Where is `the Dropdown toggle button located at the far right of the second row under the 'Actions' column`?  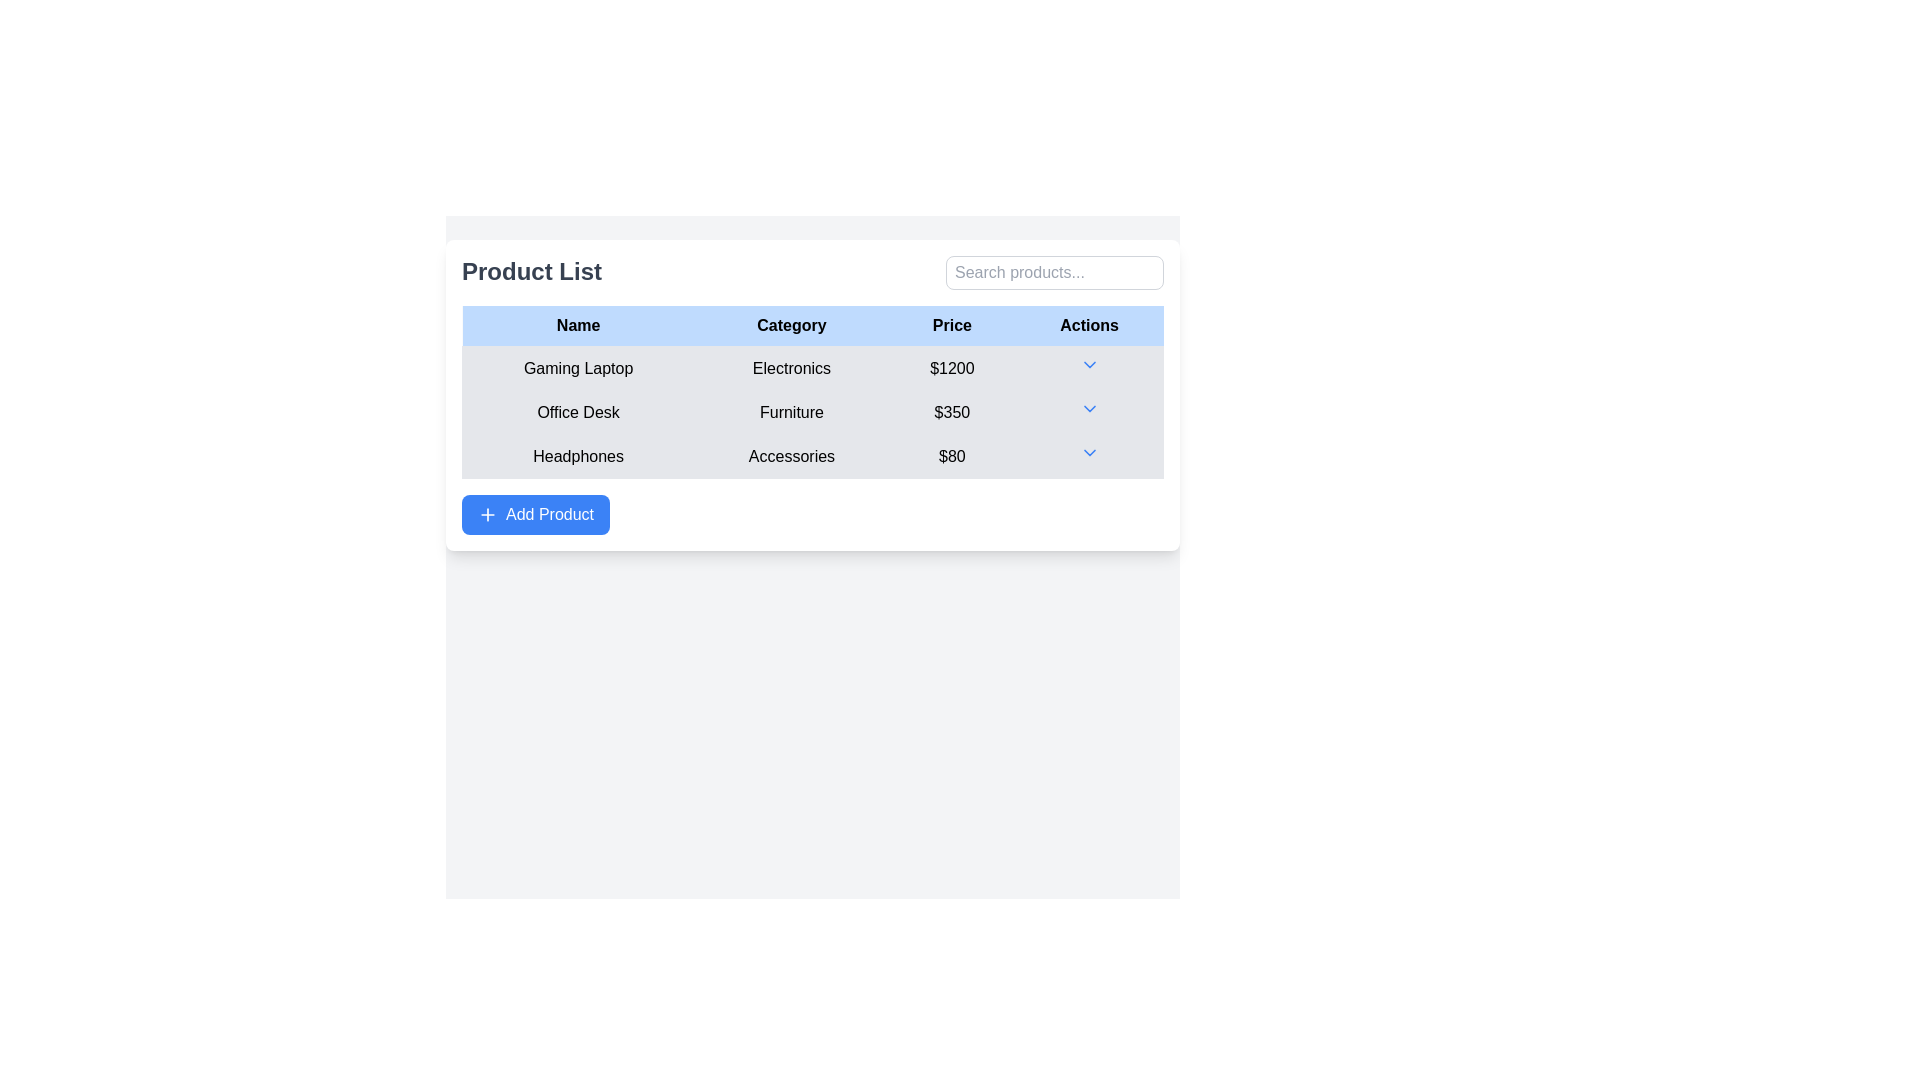 the Dropdown toggle button located at the far right of the second row under the 'Actions' column is located at coordinates (1088, 411).